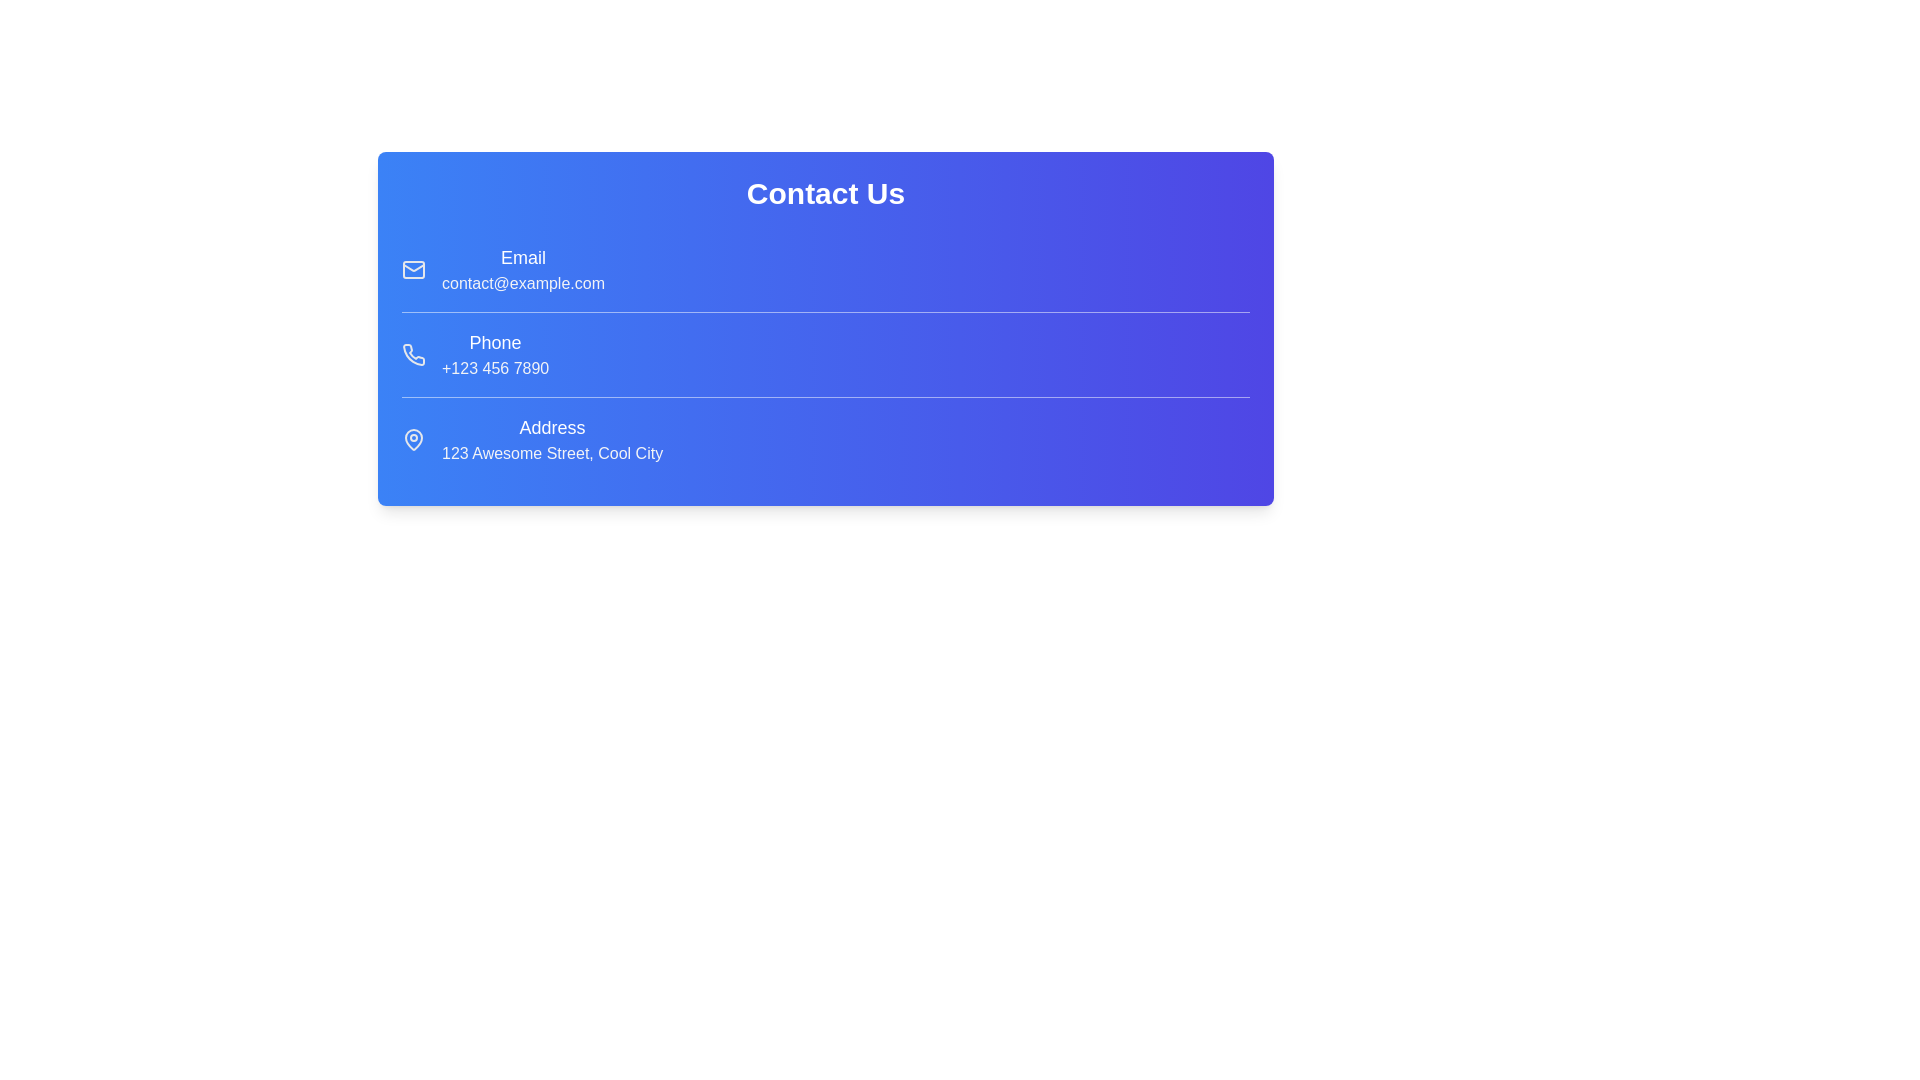 The width and height of the screenshot is (1920, 1080). What do you see at coordinates (825, 193) in the screenshot?
I see `text of the heading element located at the top of the section, which indicates the purpose of the information below it` at bounding box center [825, 193].